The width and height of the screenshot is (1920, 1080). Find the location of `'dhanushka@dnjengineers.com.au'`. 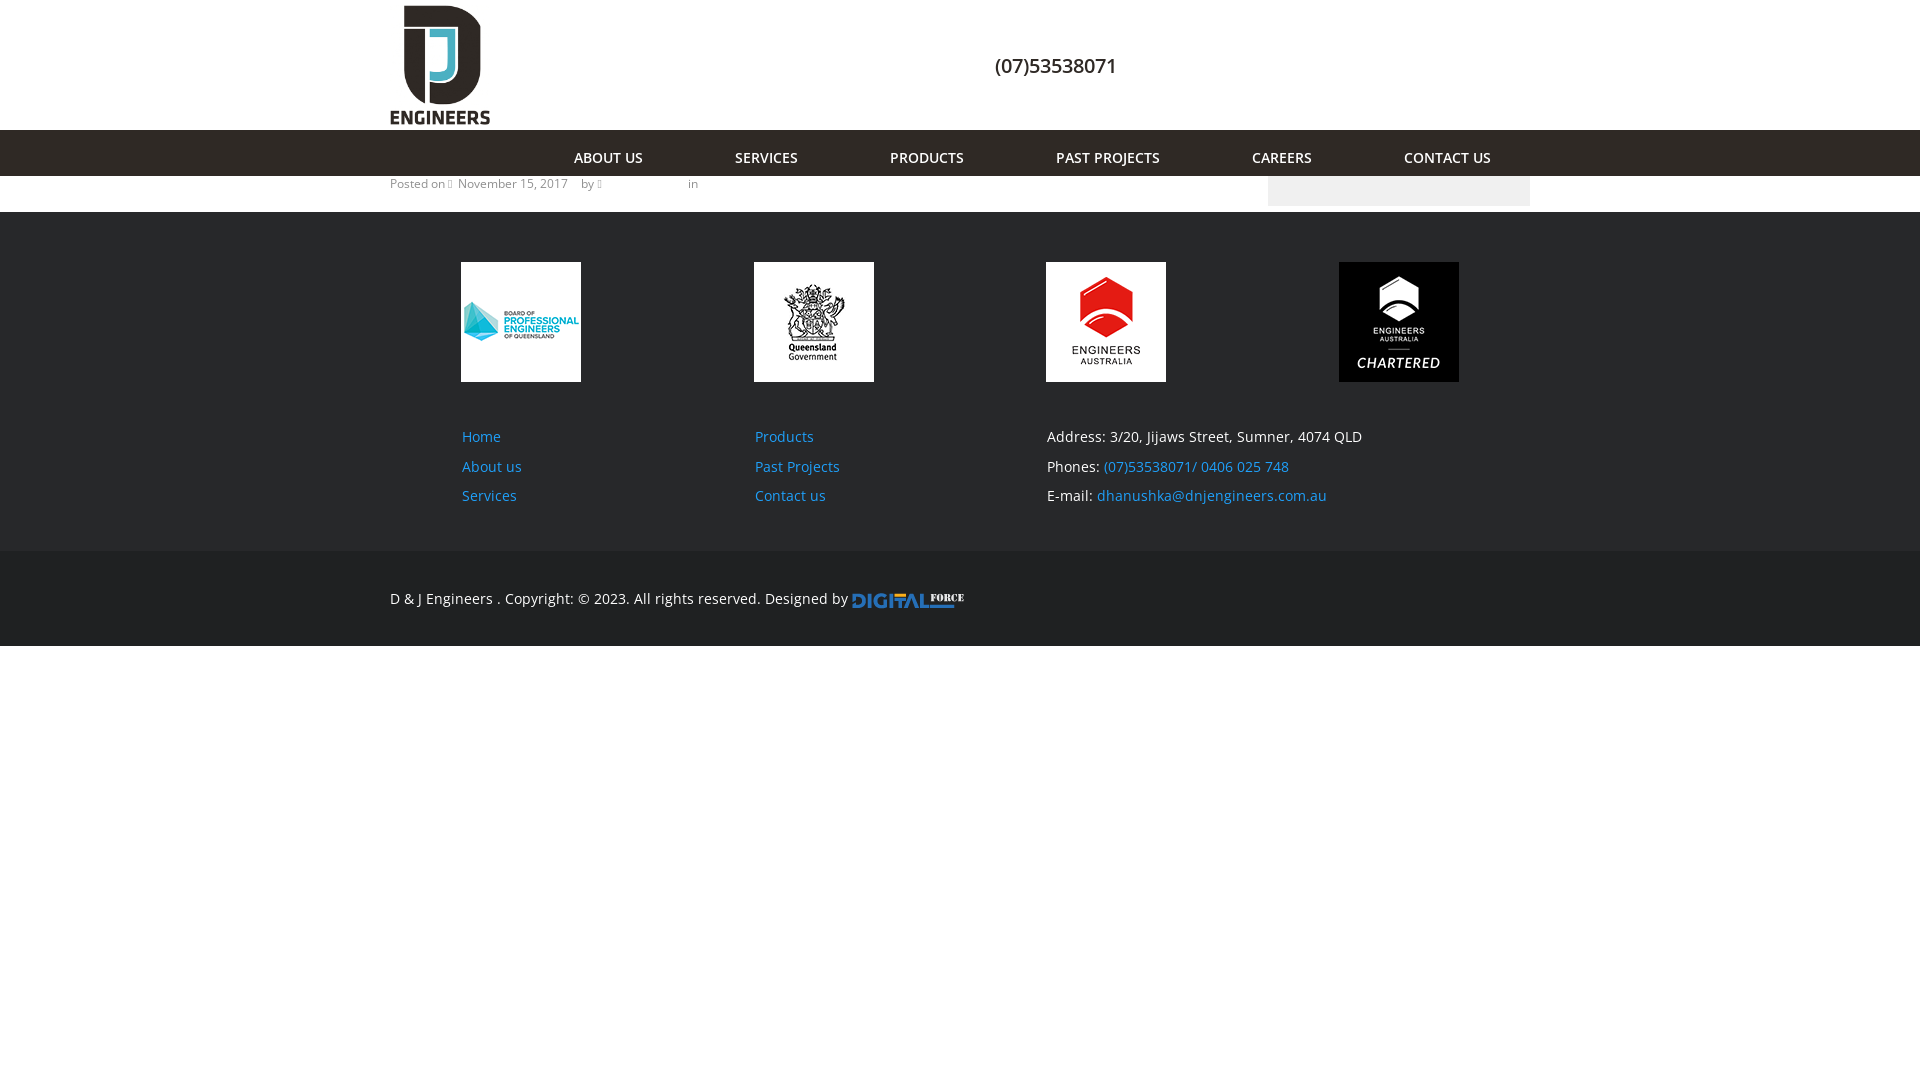

'dhanushka@dnjengineers.com.au' is located at coordinates (1211, 495).